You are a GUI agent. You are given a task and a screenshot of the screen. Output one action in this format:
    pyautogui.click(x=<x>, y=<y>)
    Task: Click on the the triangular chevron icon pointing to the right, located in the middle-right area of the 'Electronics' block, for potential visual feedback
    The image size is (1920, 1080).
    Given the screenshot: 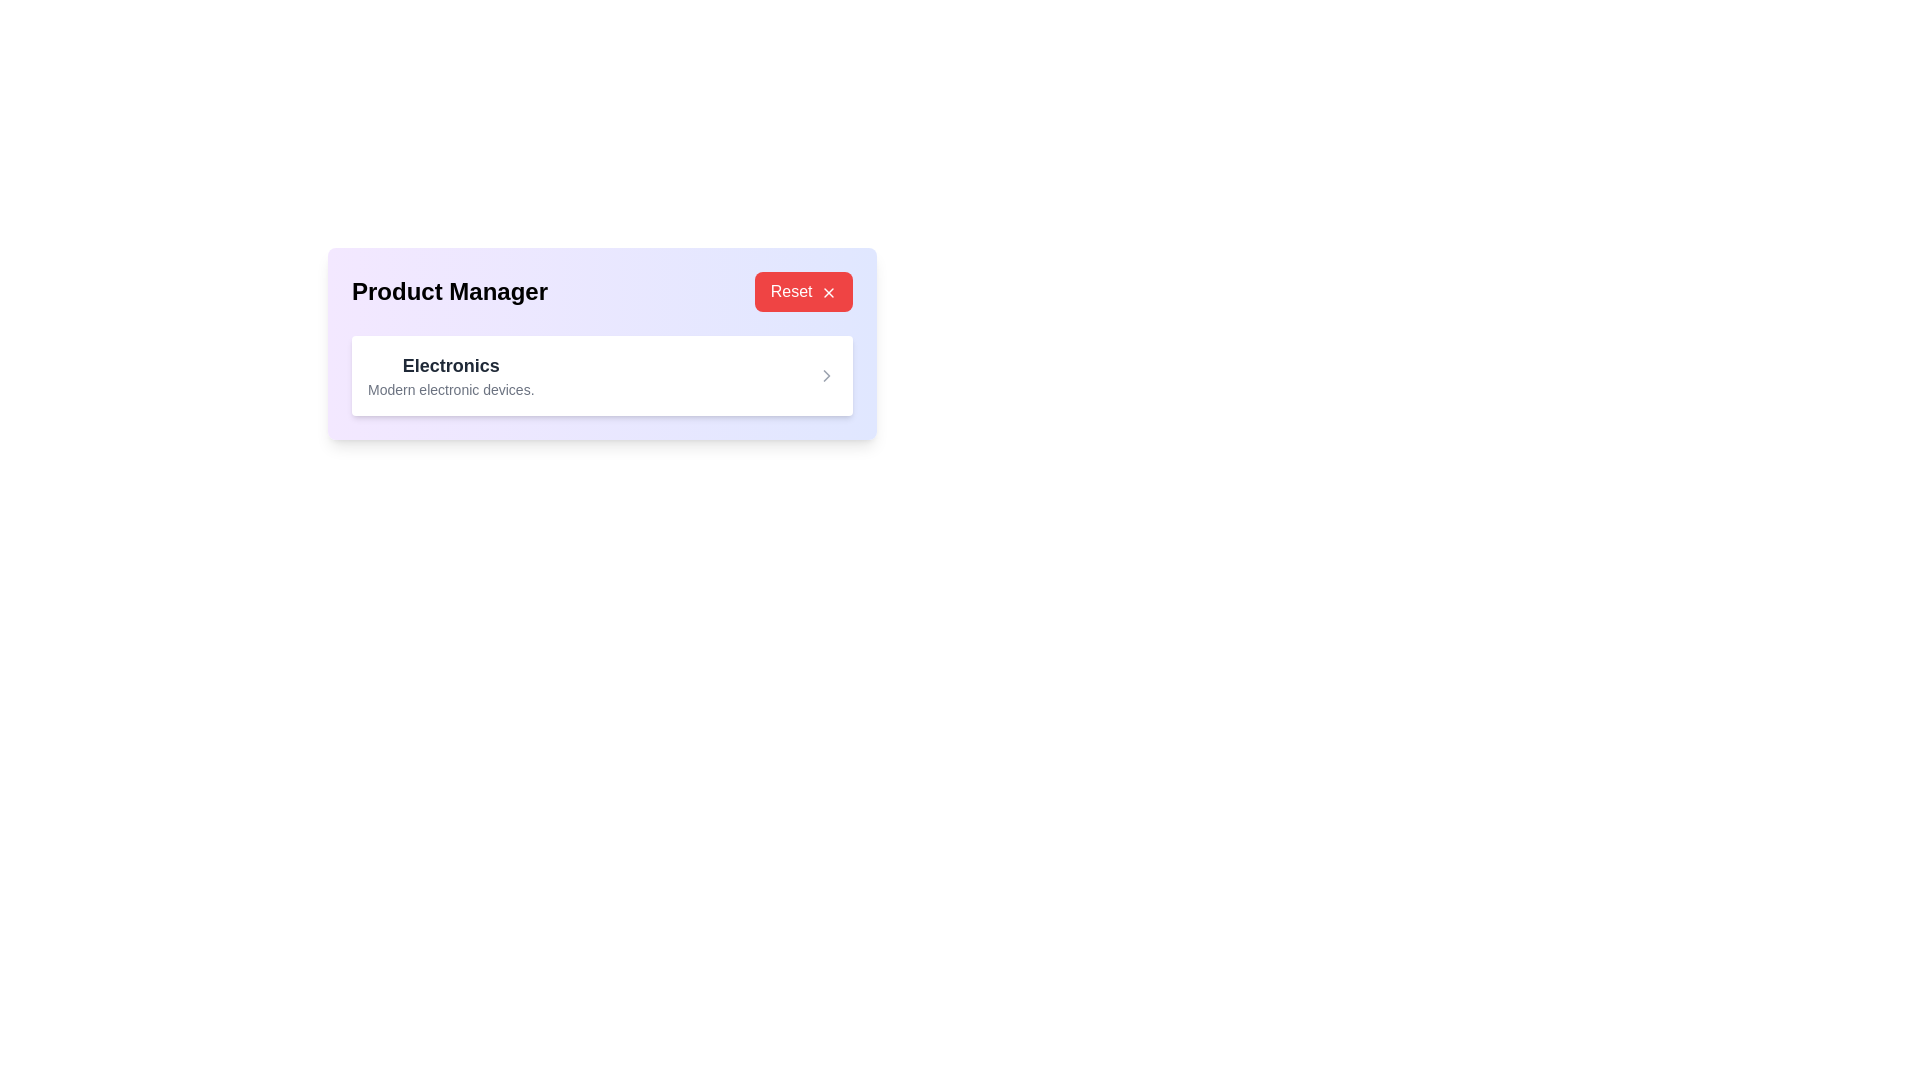 What is the action you would take?
    pyautogui.click(x=826, y=375)
    